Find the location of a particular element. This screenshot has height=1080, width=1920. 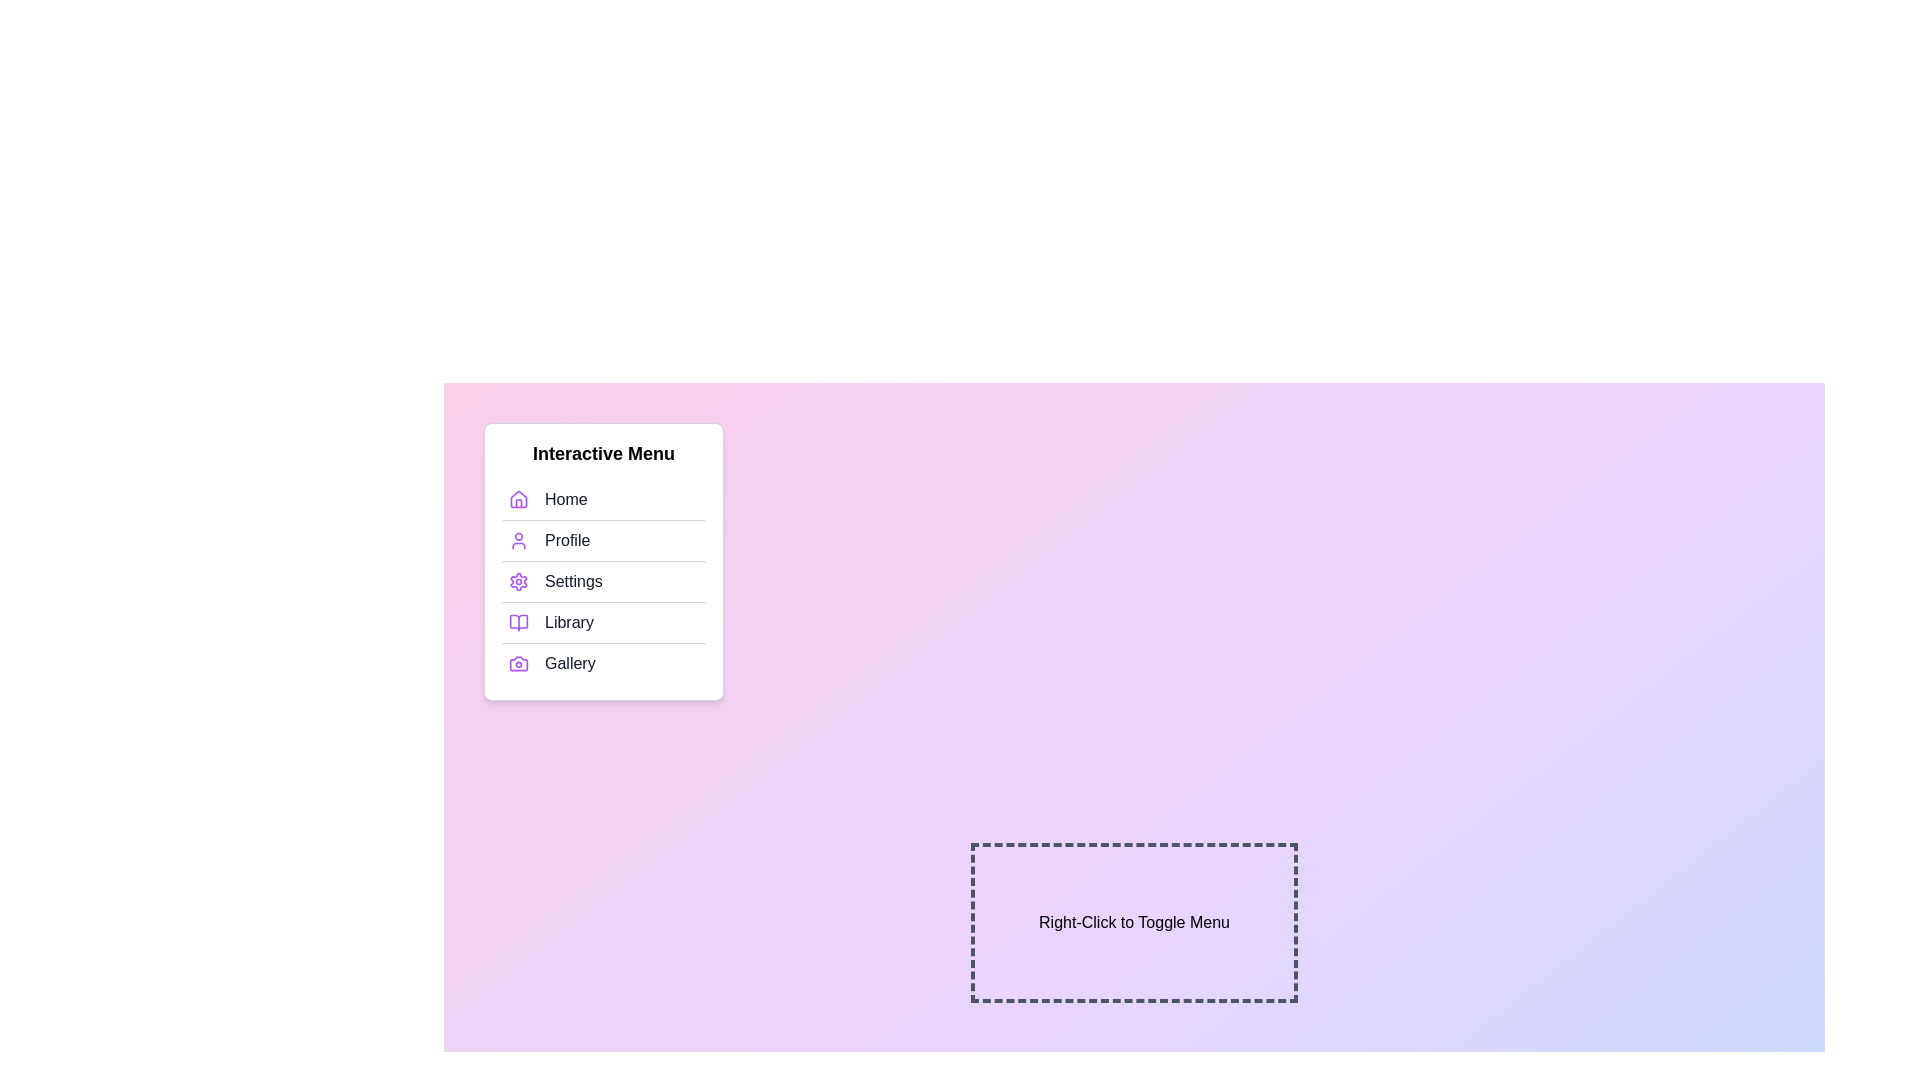

the menu item labeled Settings to select it is located at coordinates (603, 581).